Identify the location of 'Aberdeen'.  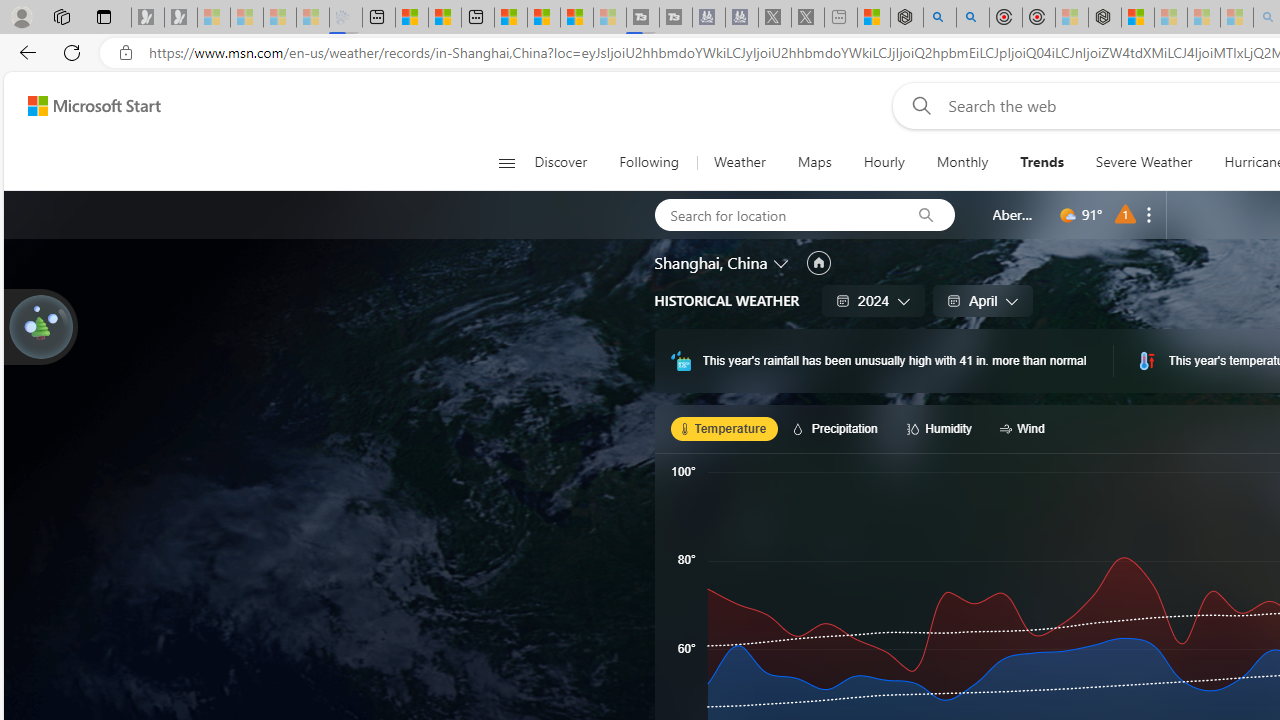
(1014, 214).